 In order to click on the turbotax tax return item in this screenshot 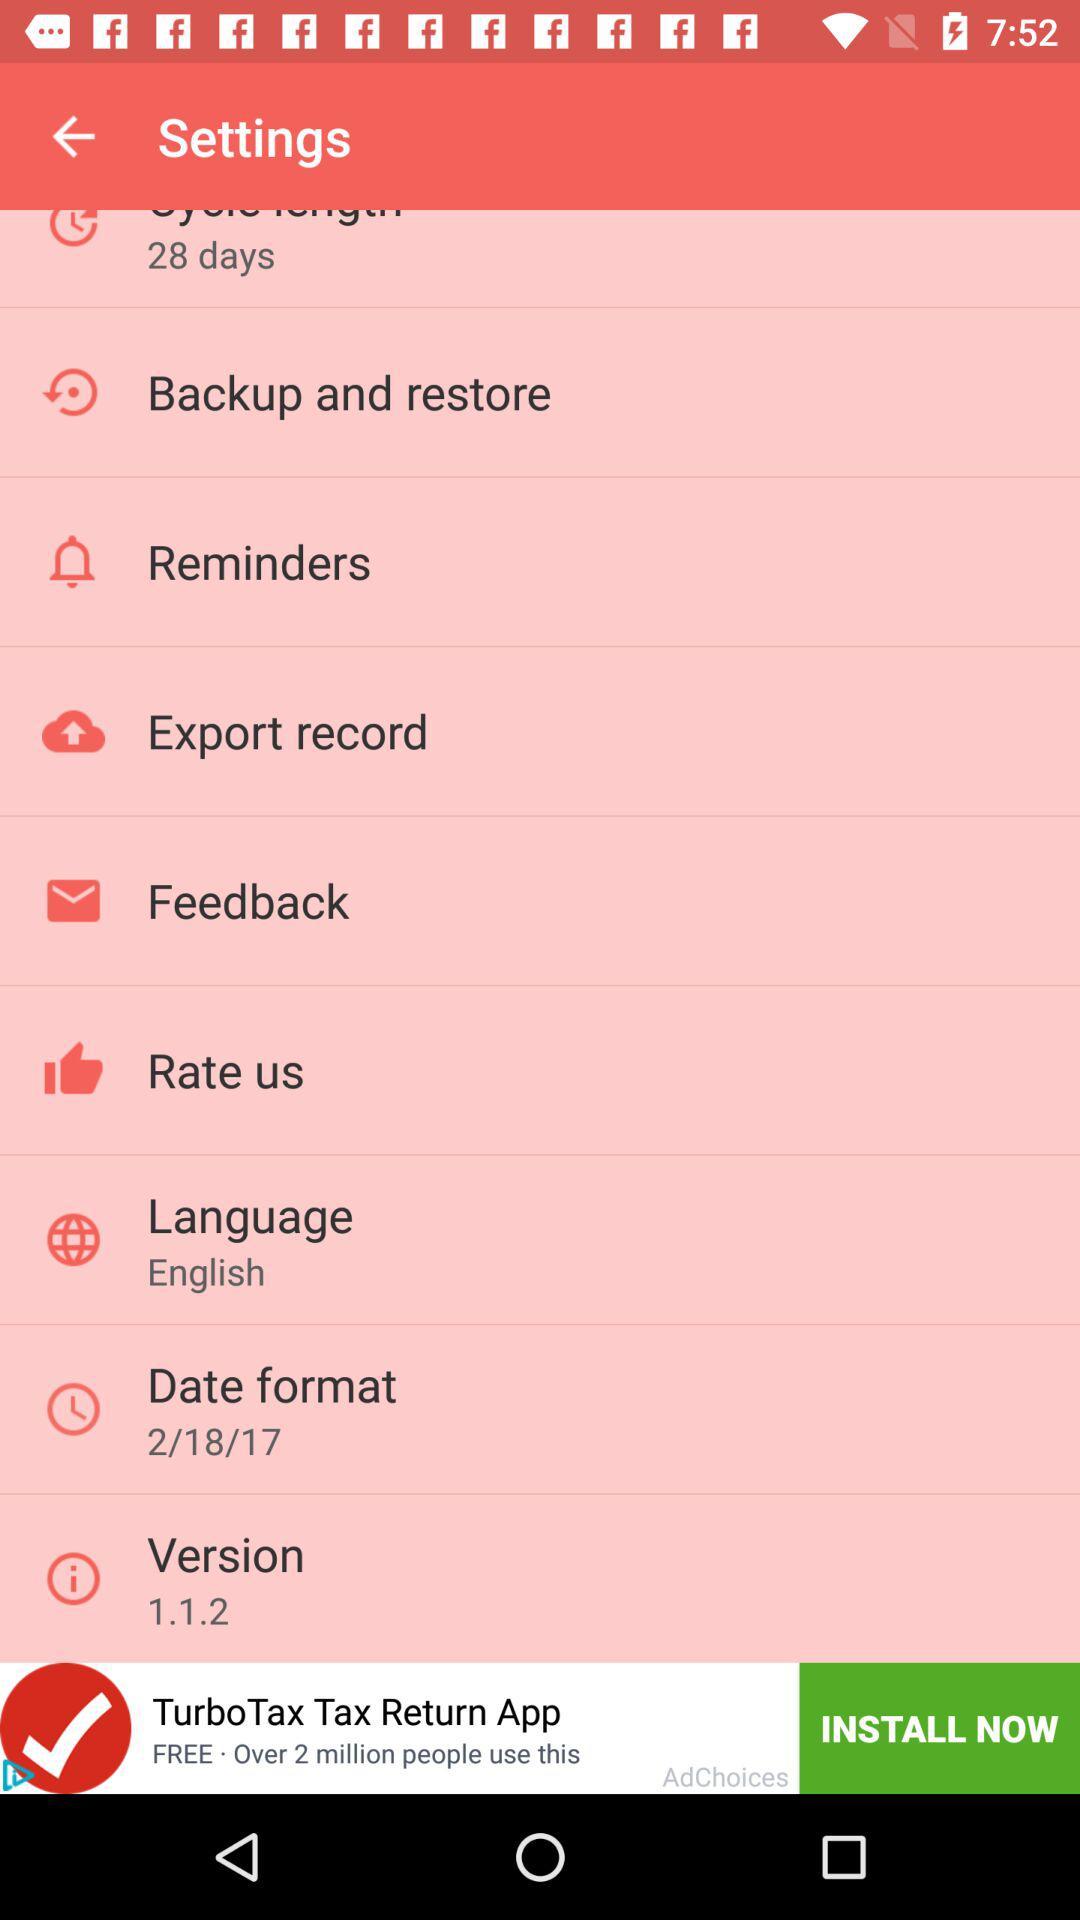, I will do `click(355, 1709)`.